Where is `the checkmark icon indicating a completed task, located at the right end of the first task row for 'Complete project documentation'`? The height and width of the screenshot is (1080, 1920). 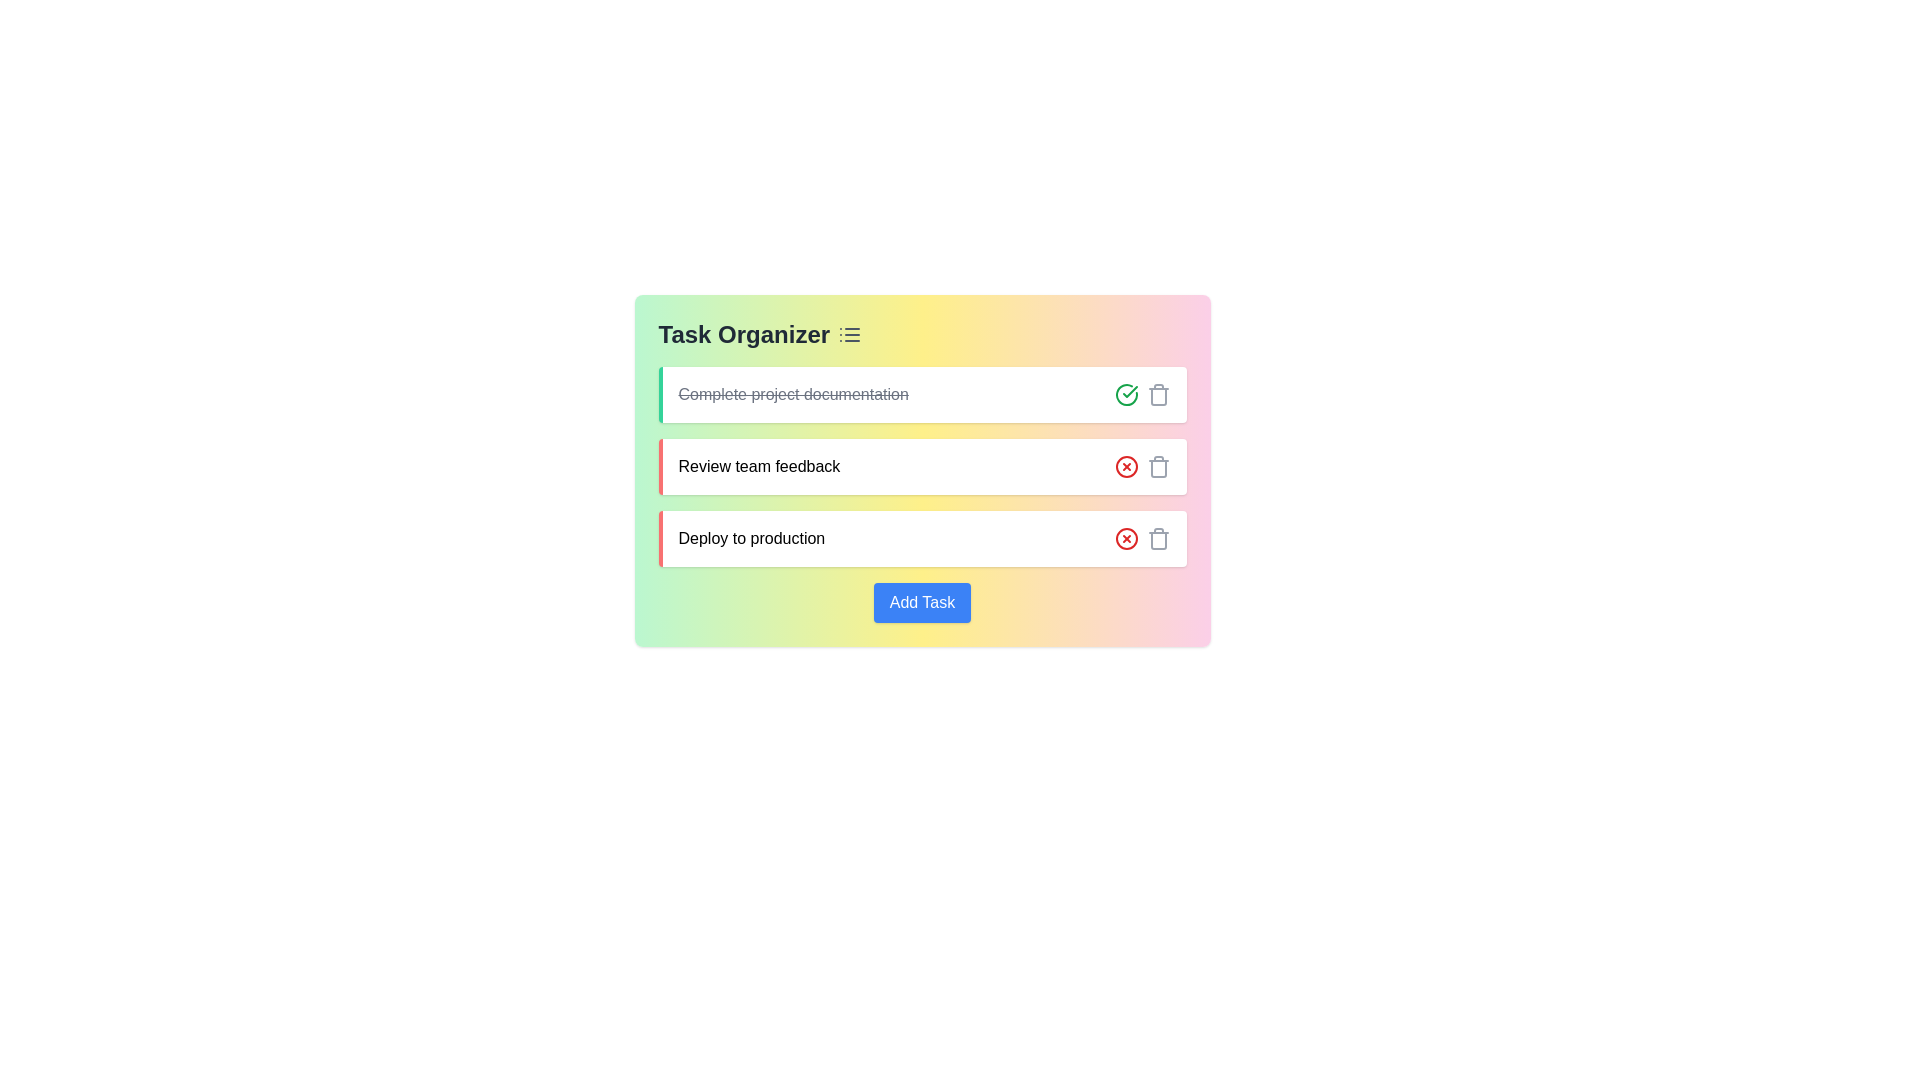
the checkmark icon indicating a completed task, located at the right end of the first task row for 'Complete project documentation' is located at coordinates (1129, 392).